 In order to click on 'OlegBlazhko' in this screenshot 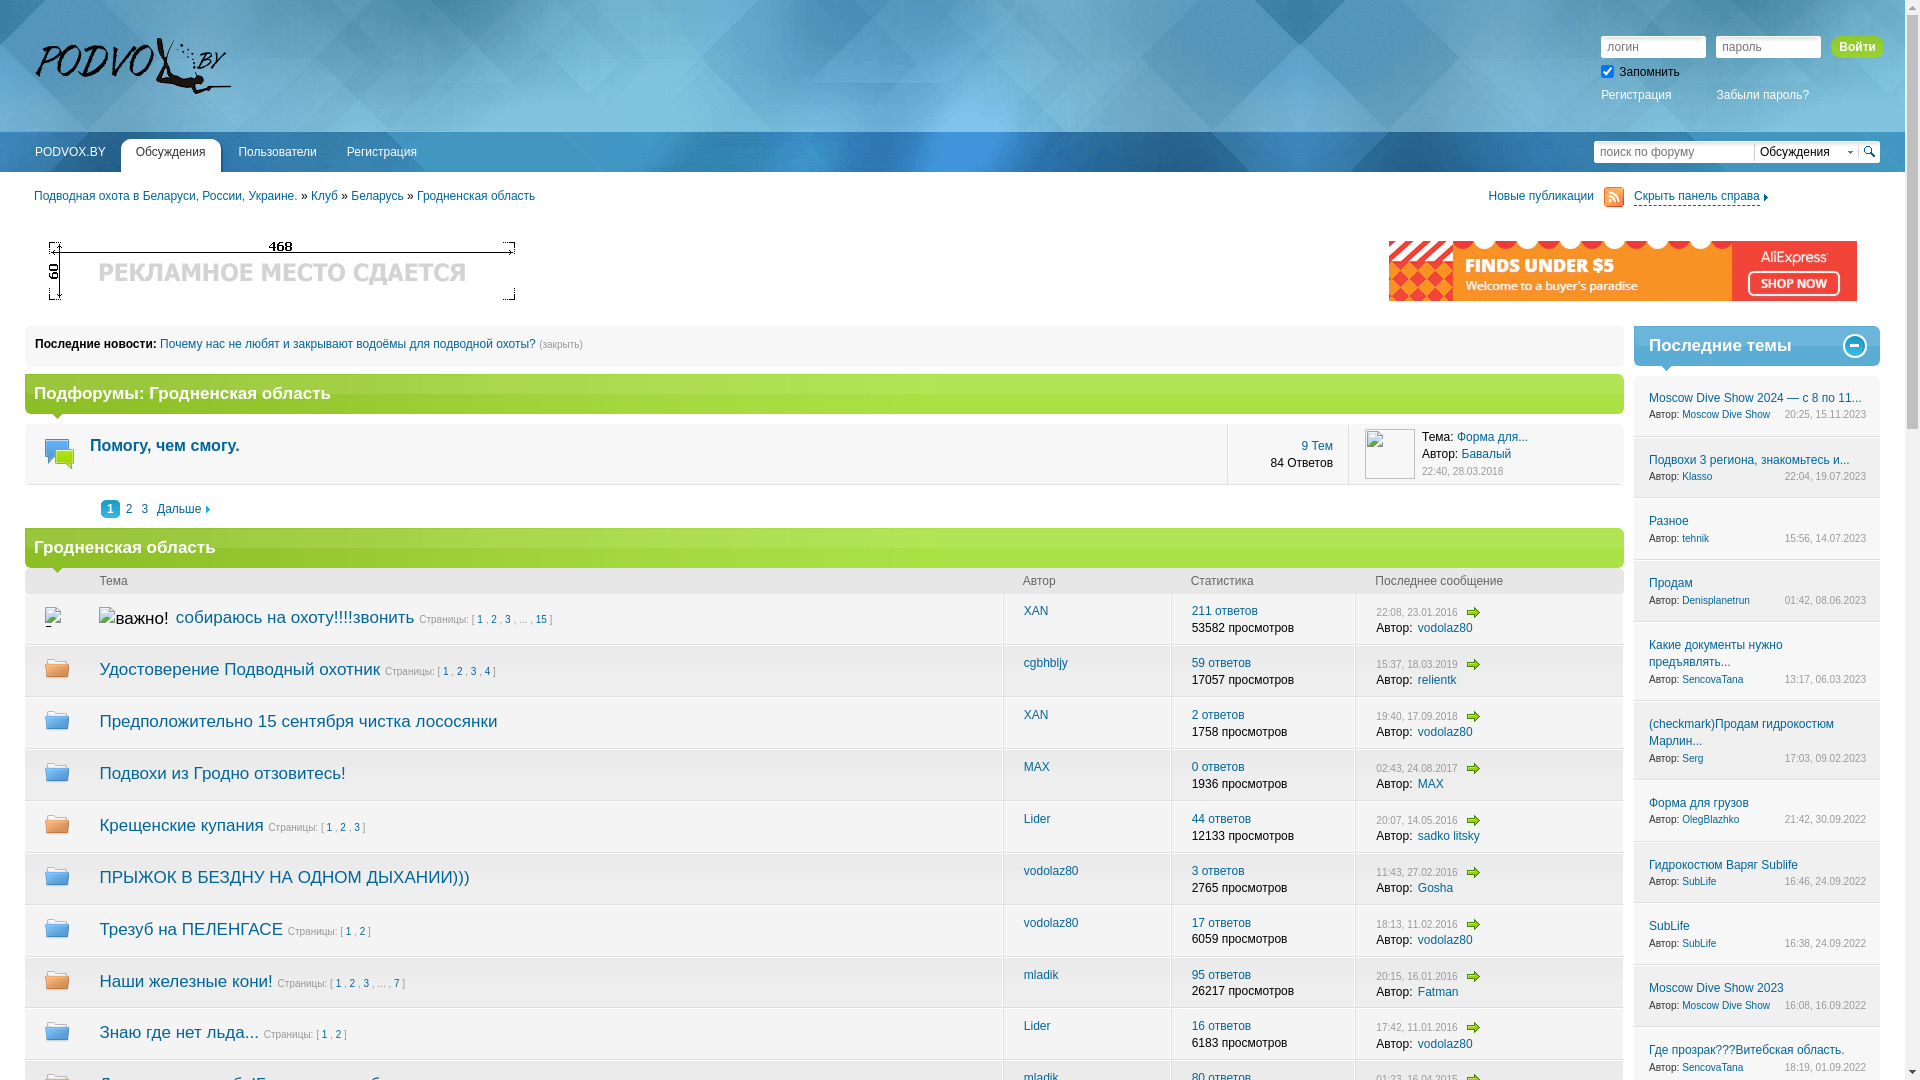, I will do `click(1709, 819)`.